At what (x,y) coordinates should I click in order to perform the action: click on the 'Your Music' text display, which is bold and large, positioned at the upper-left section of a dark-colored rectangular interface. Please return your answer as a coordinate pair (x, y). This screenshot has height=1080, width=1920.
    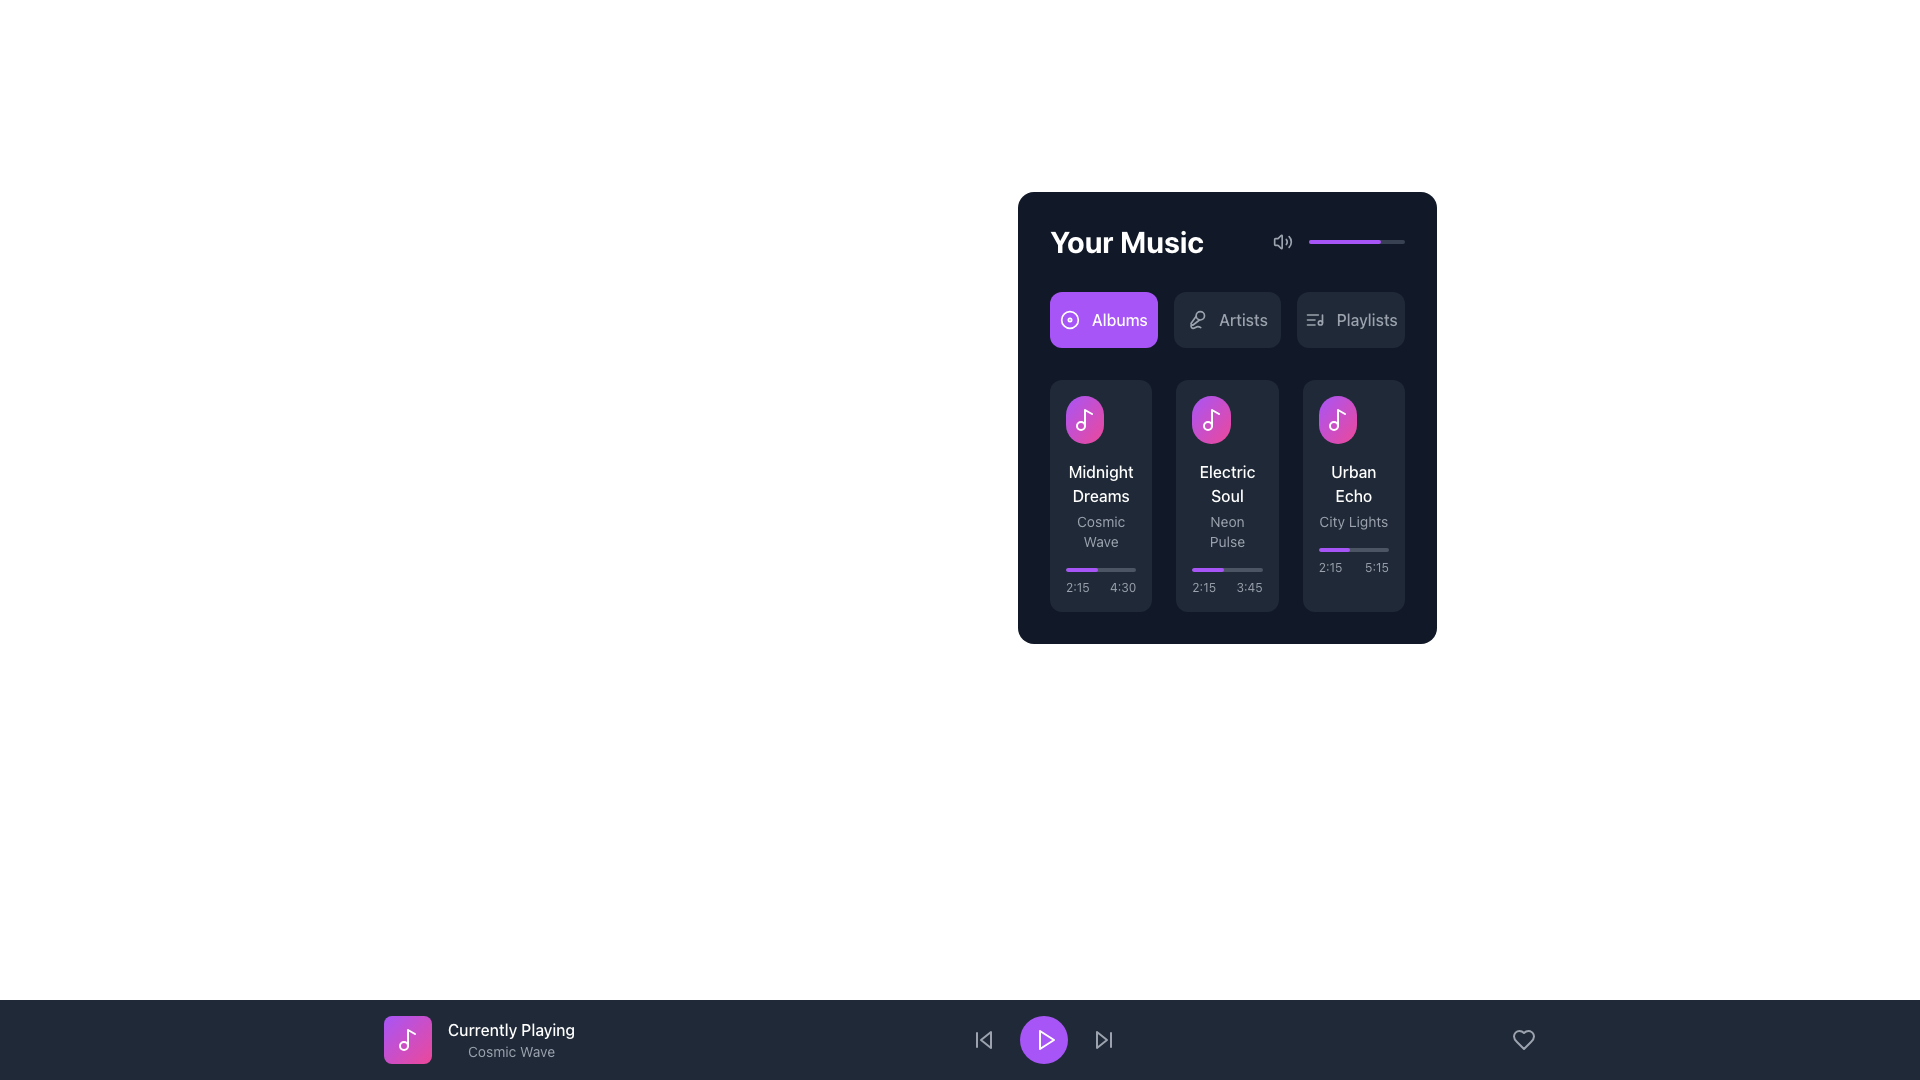
    Looking at the image, I should click on (1127, 241).